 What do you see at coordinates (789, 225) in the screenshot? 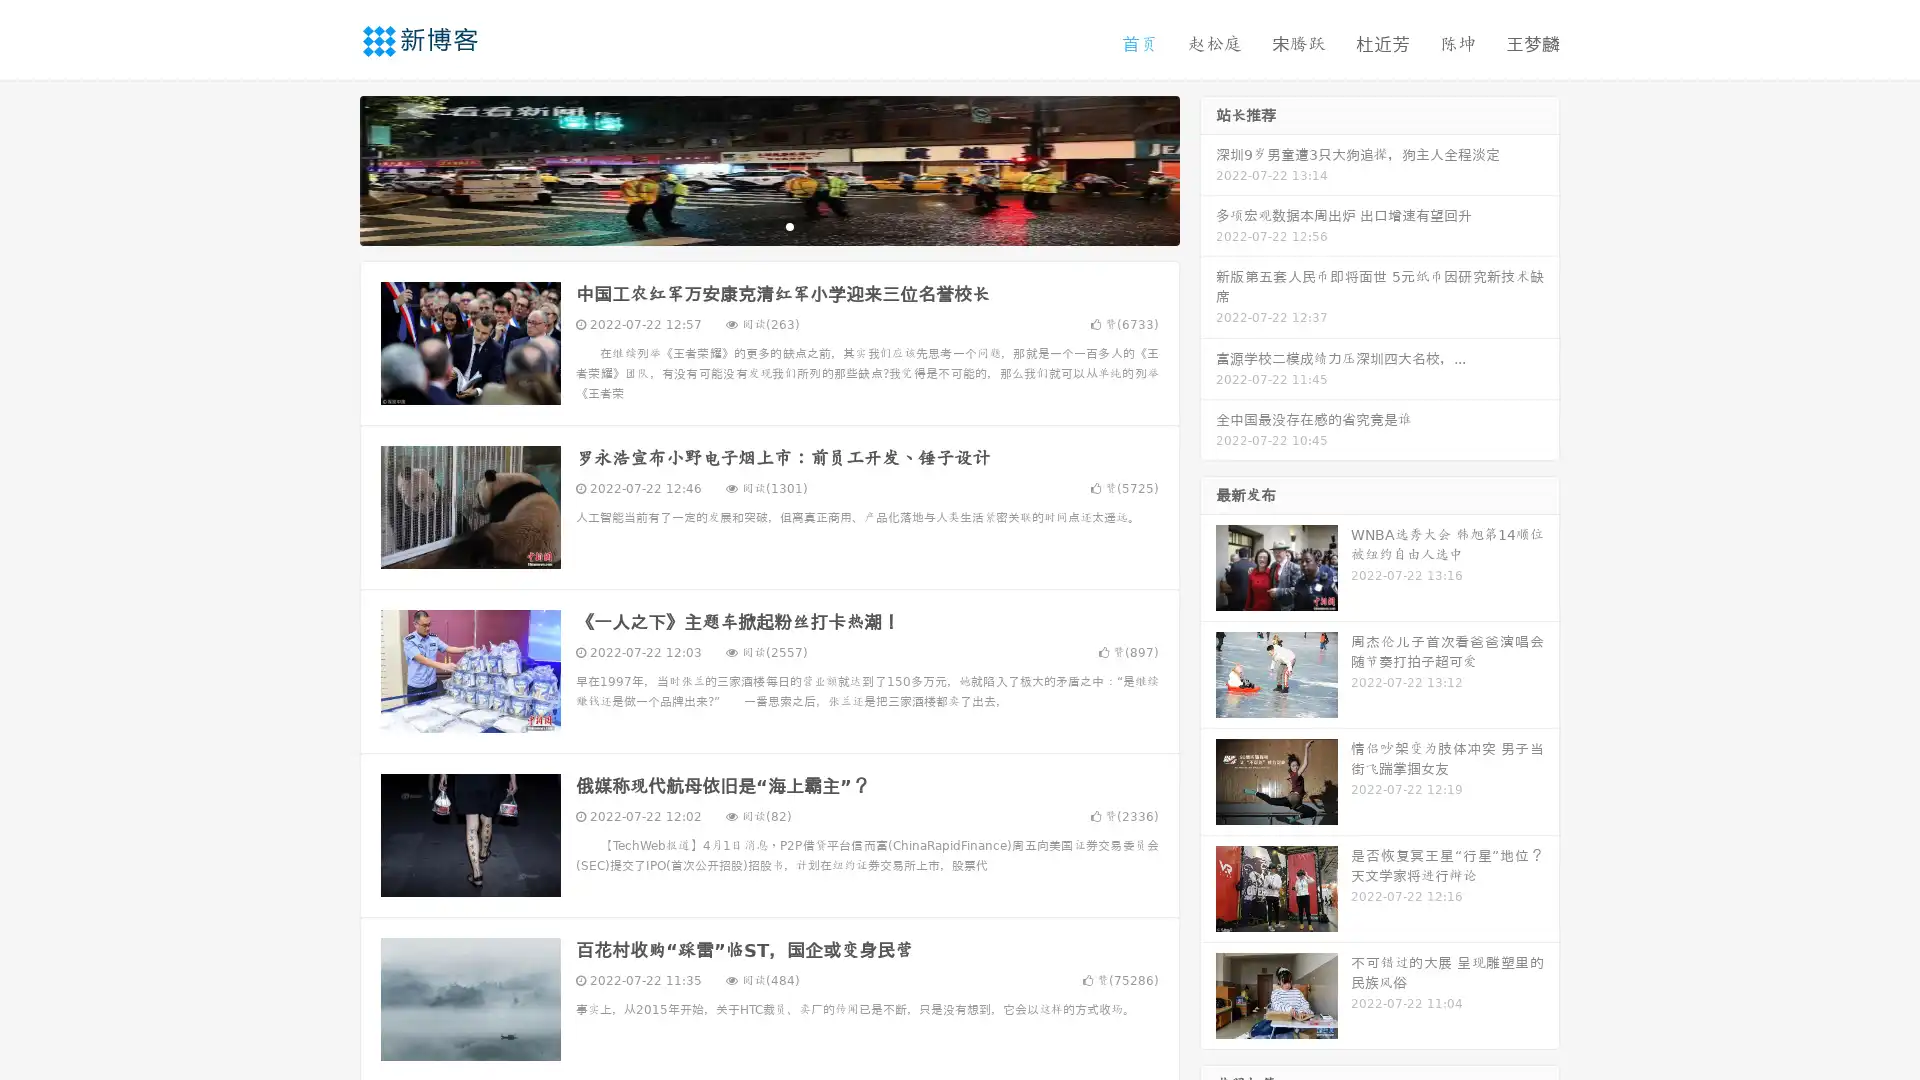
I see `Go to slide 3` at bounding box center [789, 225].